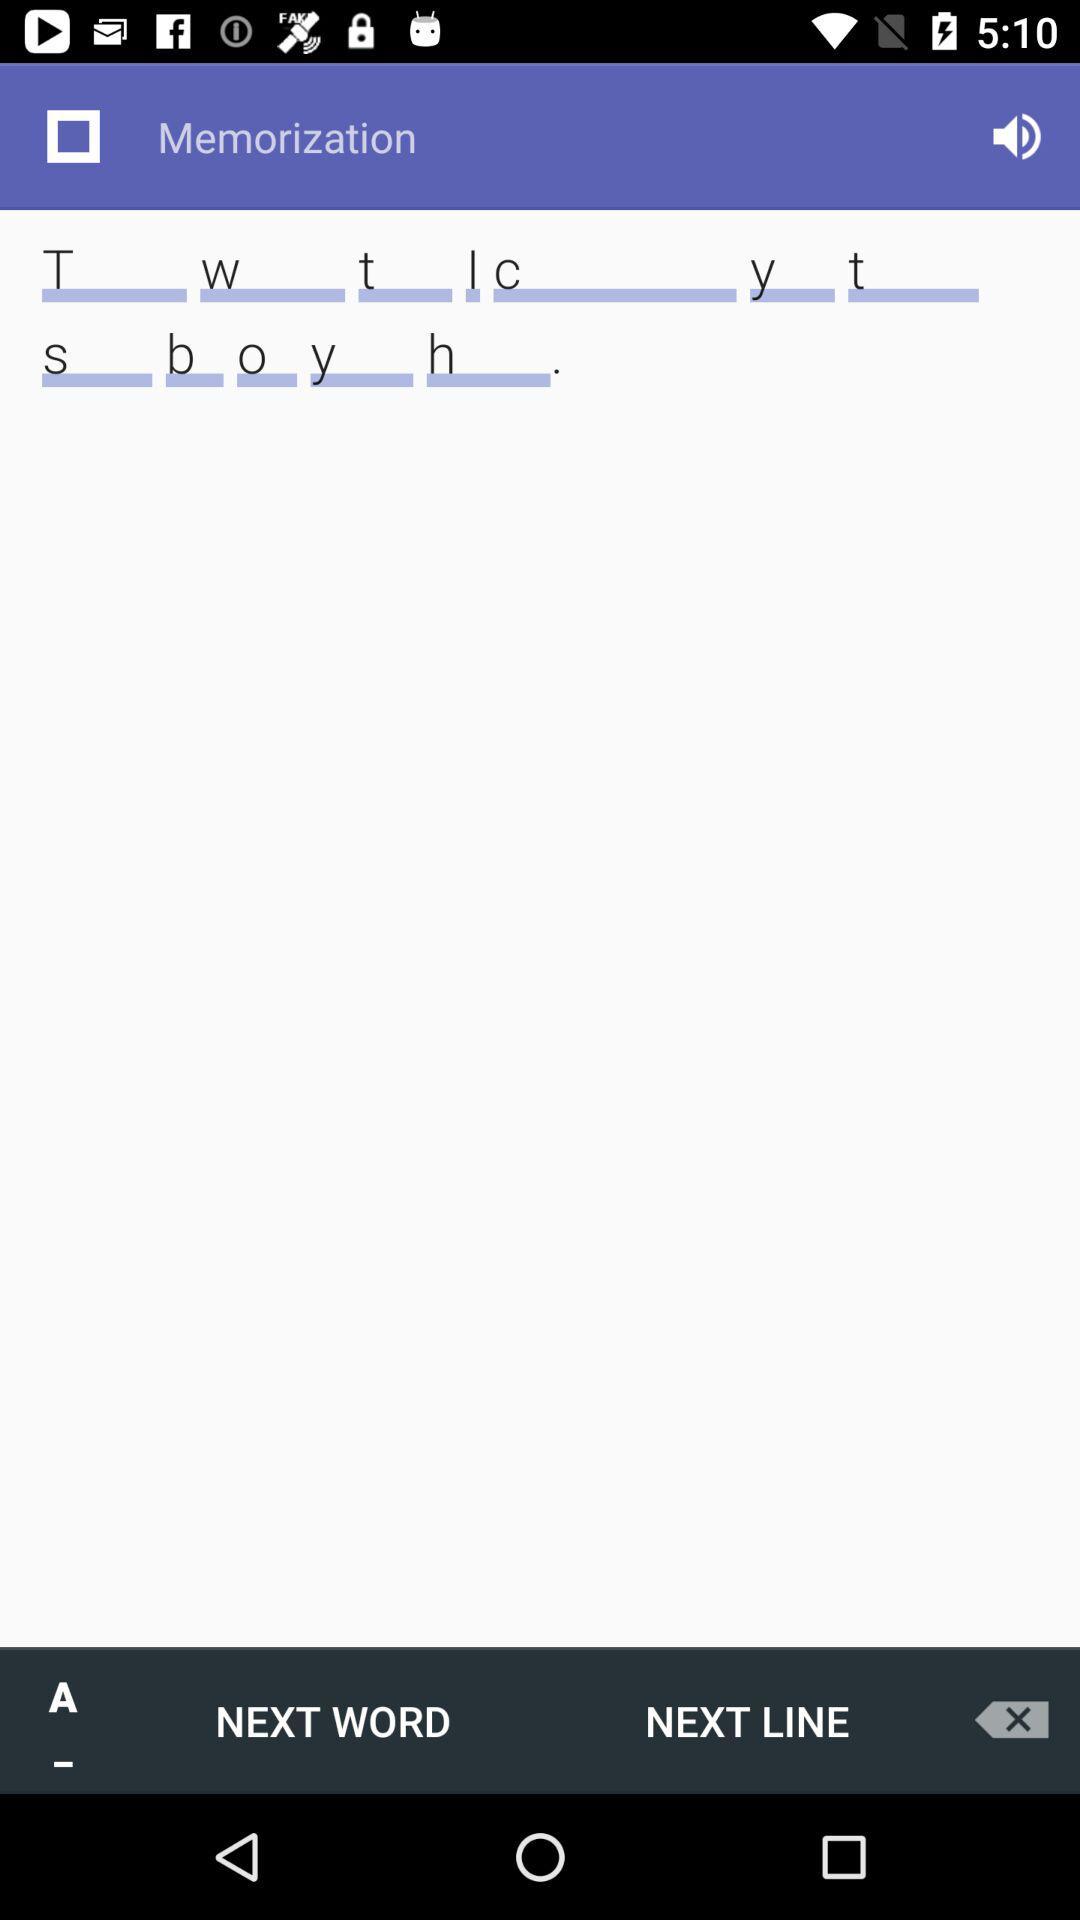 The width and height of the screenshot is (1080, 1920). I want to click on icon above the these words that item, so click(72, 135).